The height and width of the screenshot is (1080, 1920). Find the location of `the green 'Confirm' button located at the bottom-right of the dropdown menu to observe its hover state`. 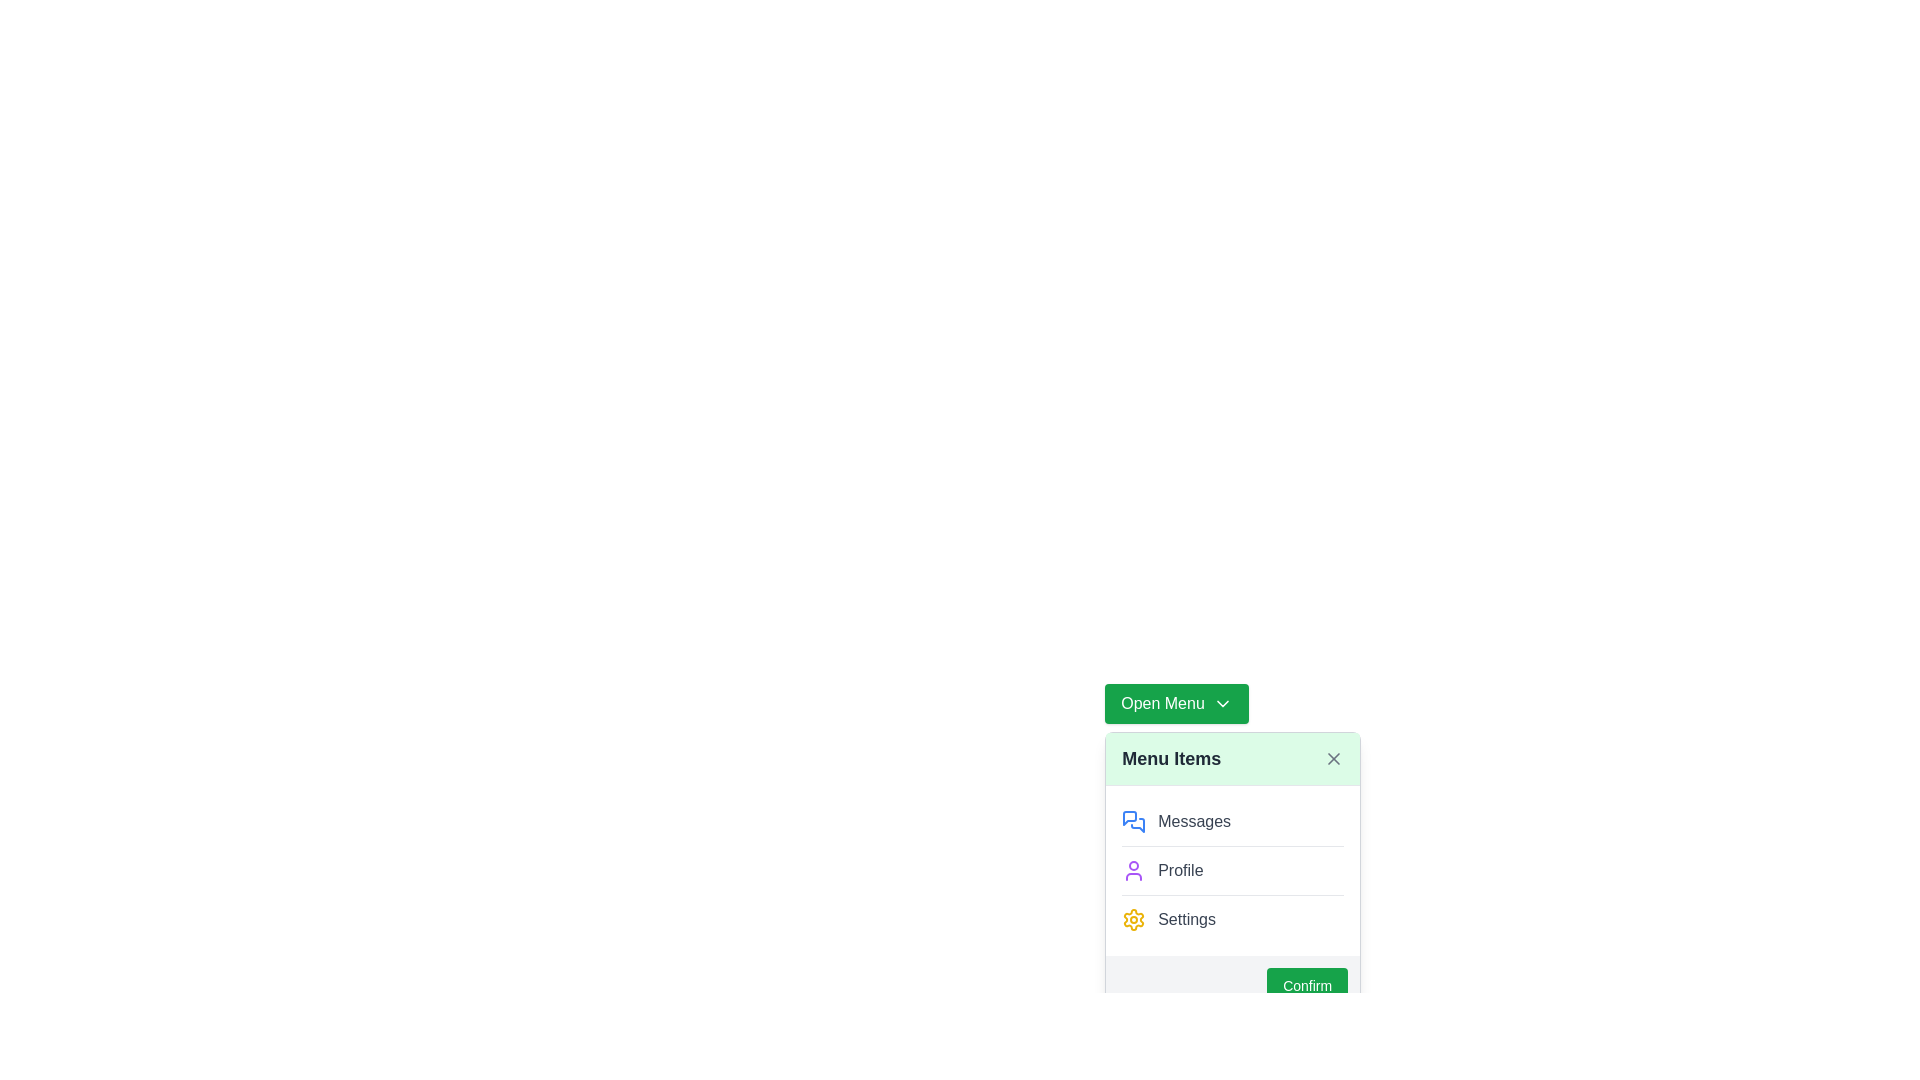

the green 'Confirm' button located at the bottom-right of the dropdown menu to observe its hover state is located at coordinates (1232, 985).